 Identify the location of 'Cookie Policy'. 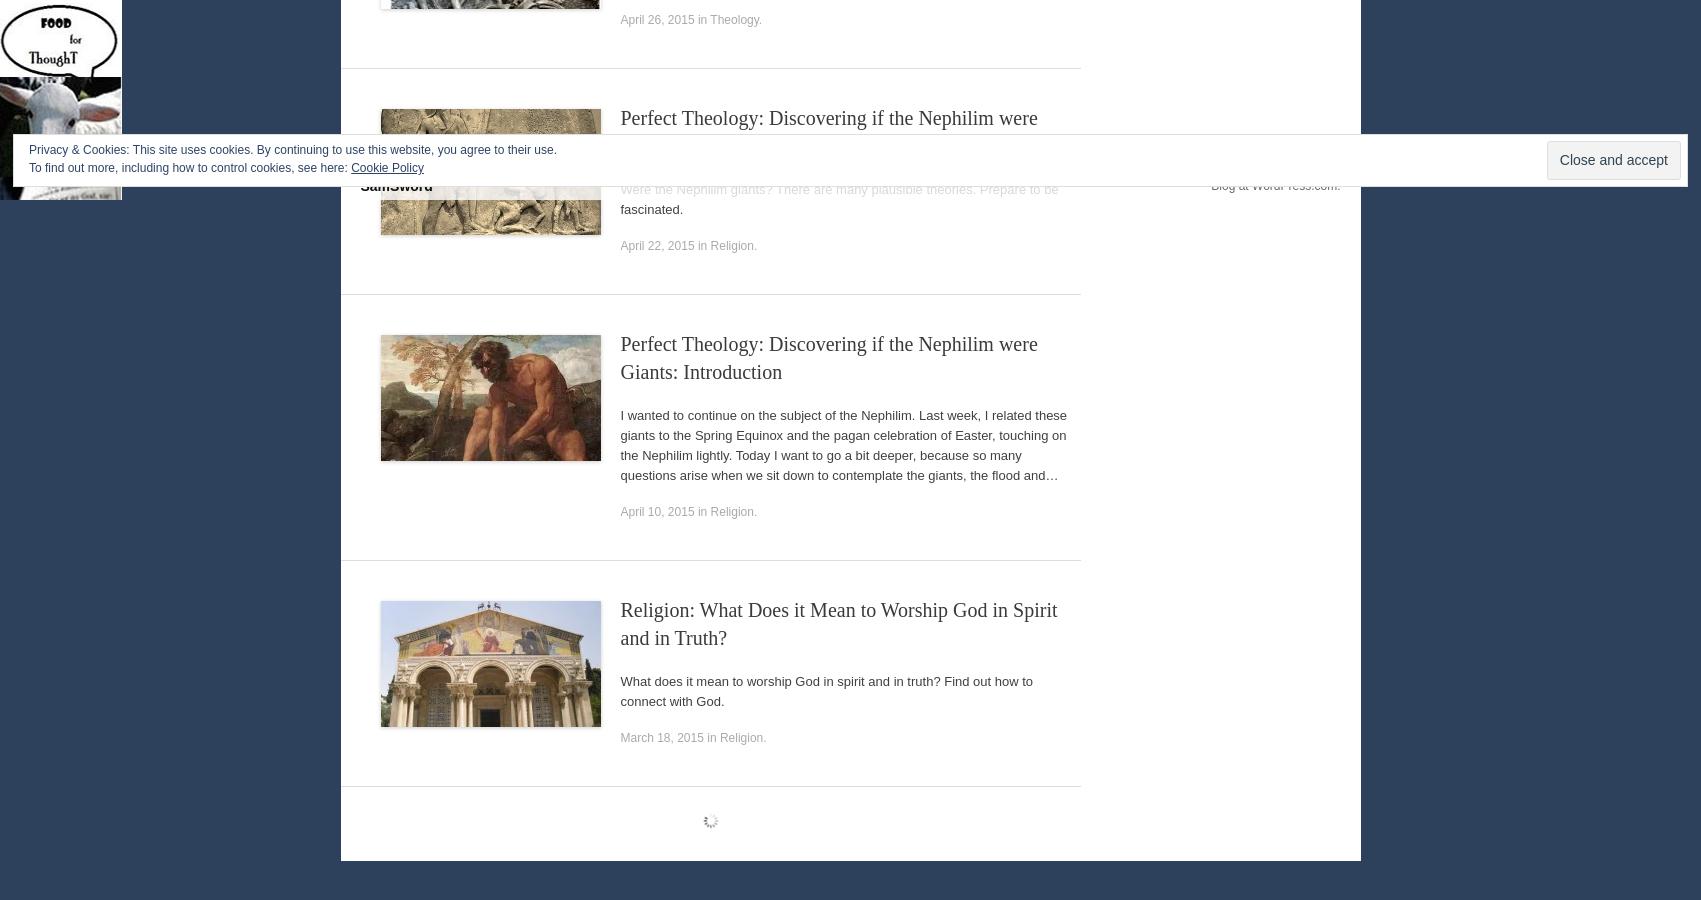
(385, 168).